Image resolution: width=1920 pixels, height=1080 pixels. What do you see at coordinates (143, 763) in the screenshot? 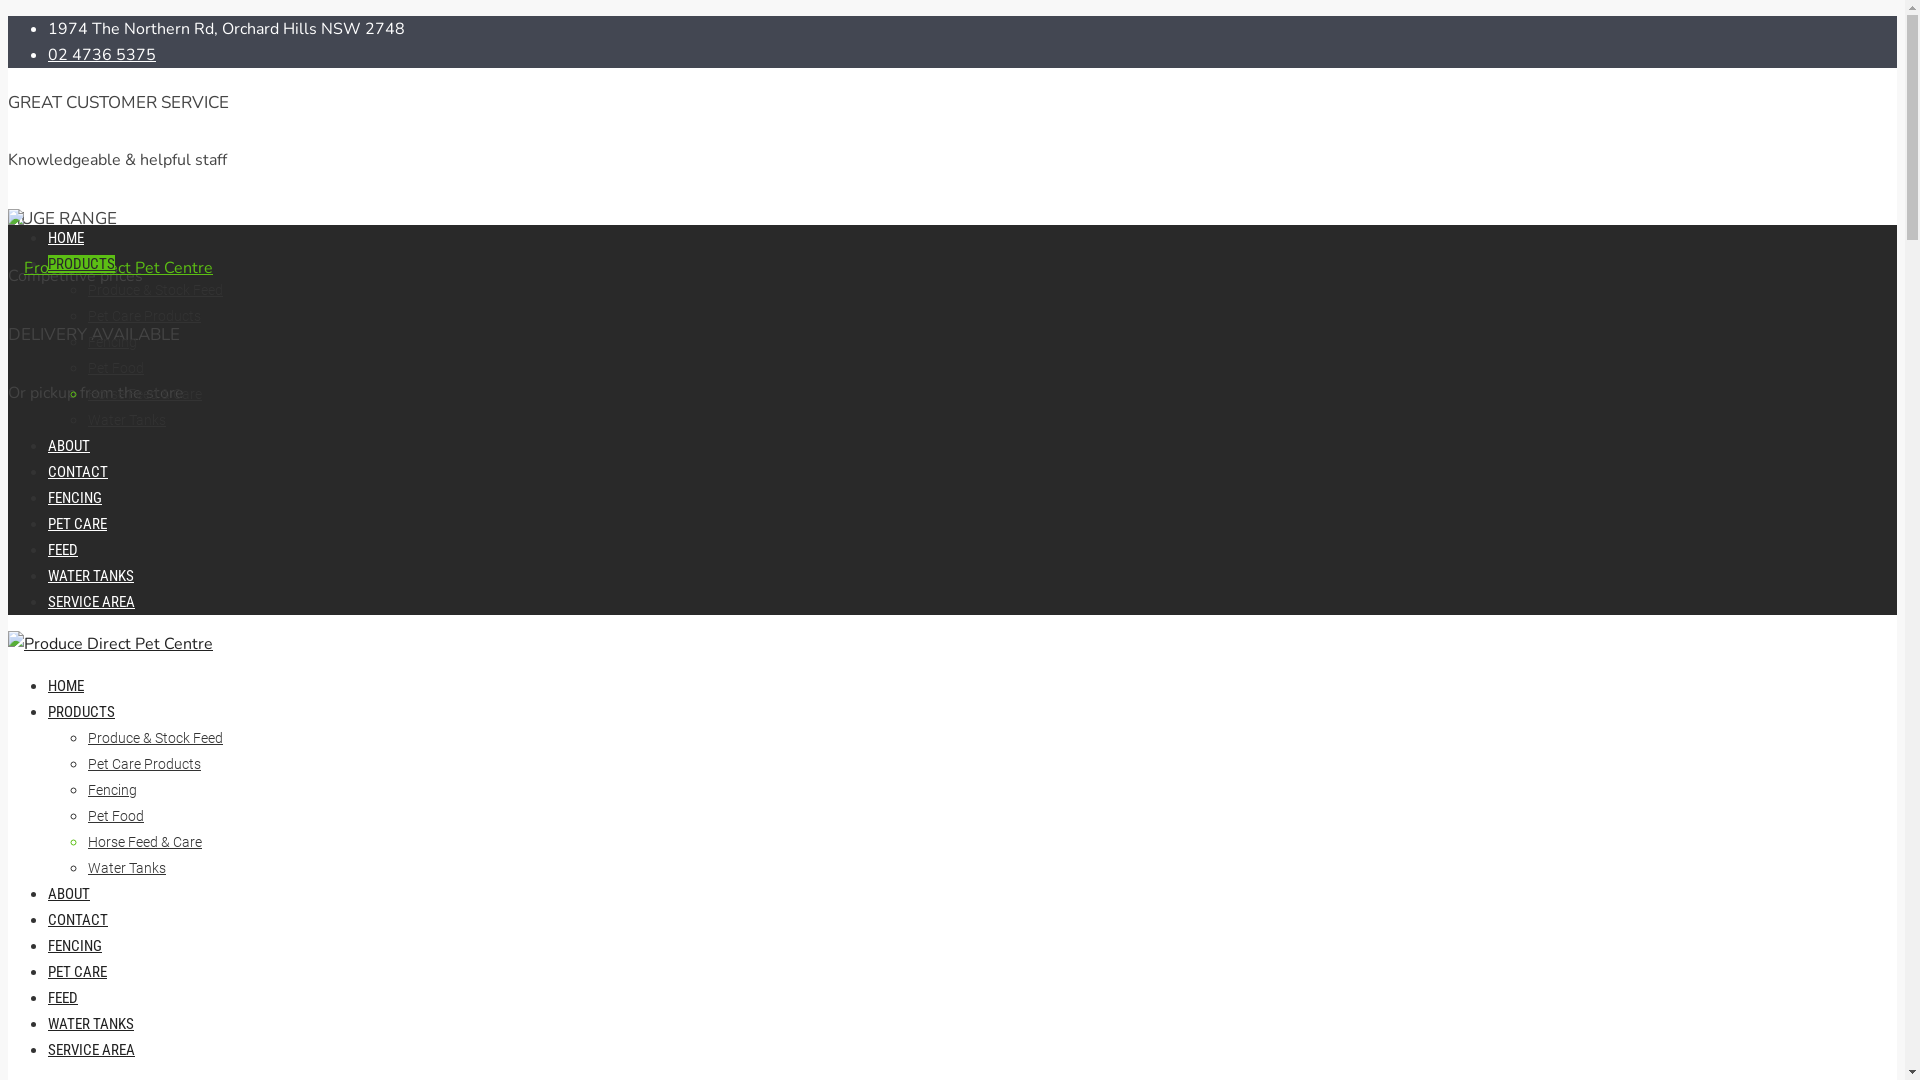
I see `'Pet Care Products'` at bounding box center [143, 763].